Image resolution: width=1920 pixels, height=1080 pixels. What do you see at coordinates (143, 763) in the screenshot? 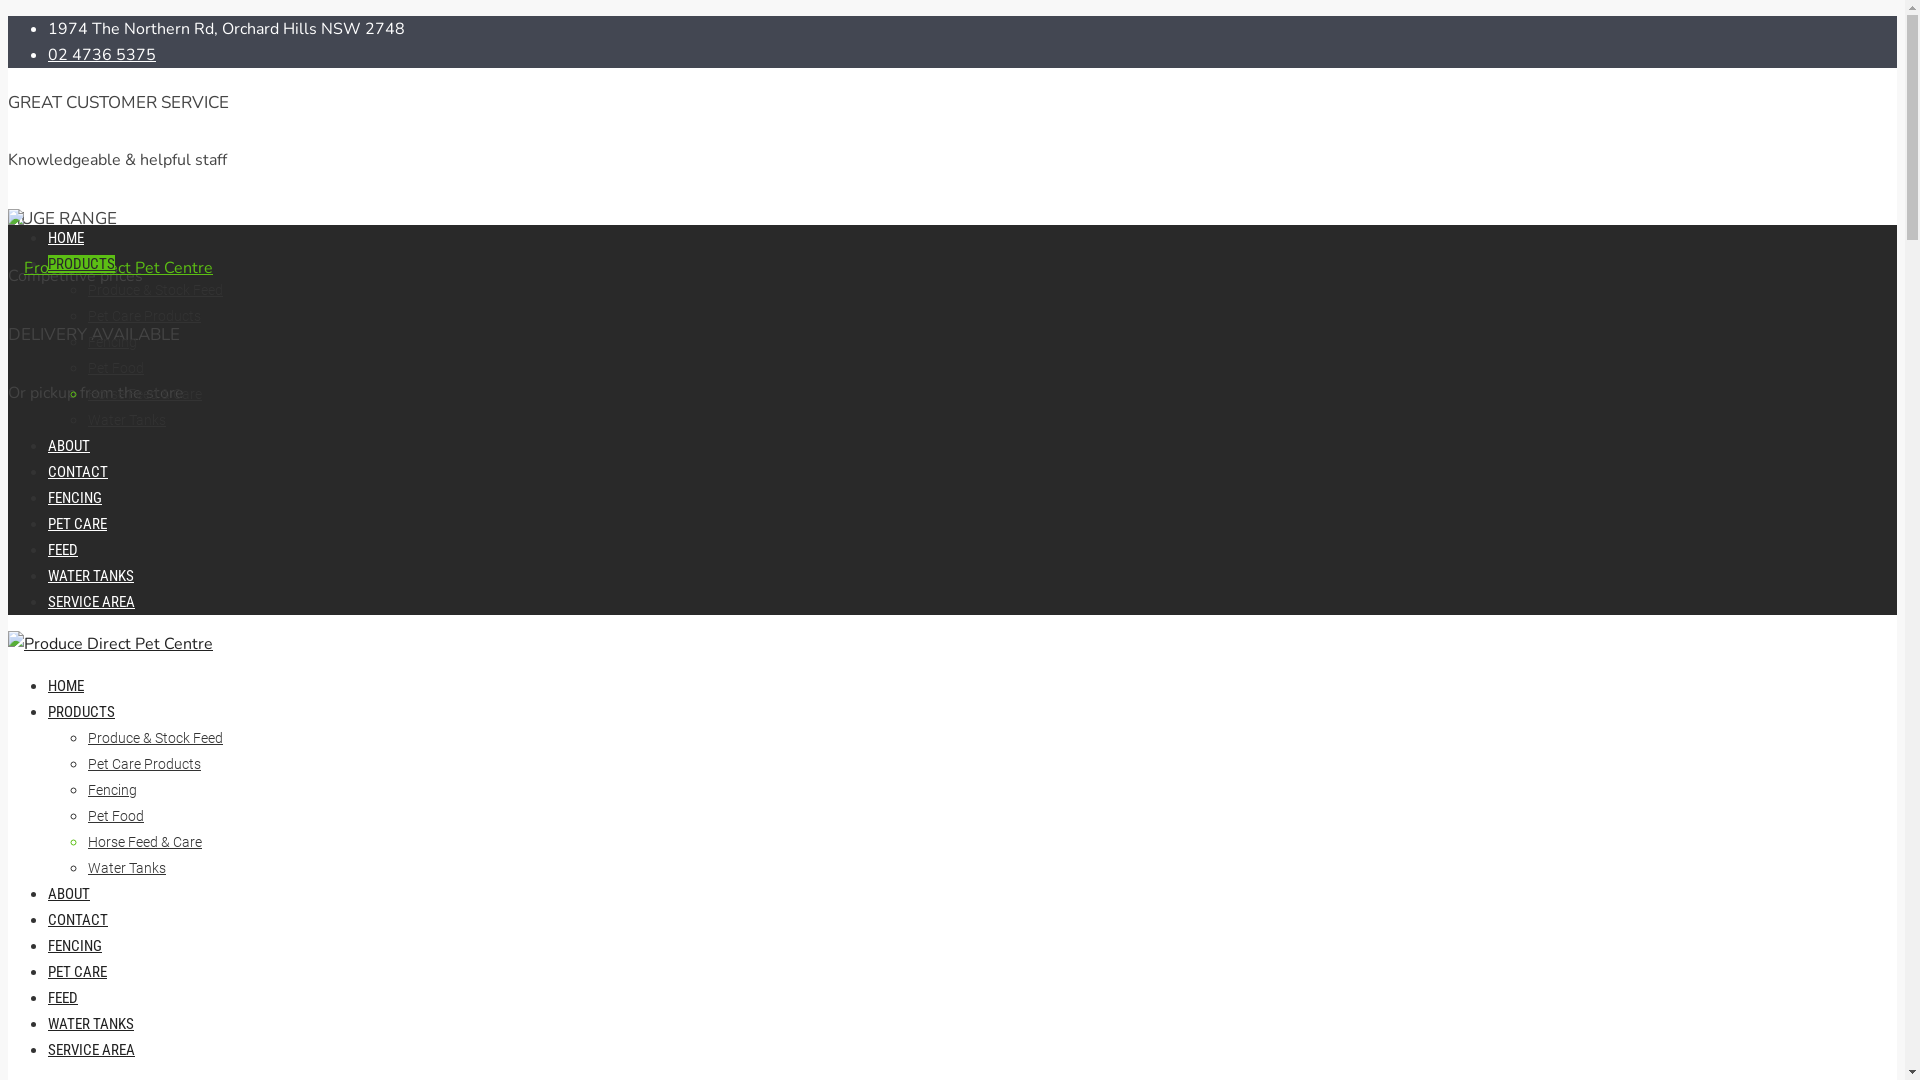
I see `'Pet Care Products'` at bounding box center [143, 763].